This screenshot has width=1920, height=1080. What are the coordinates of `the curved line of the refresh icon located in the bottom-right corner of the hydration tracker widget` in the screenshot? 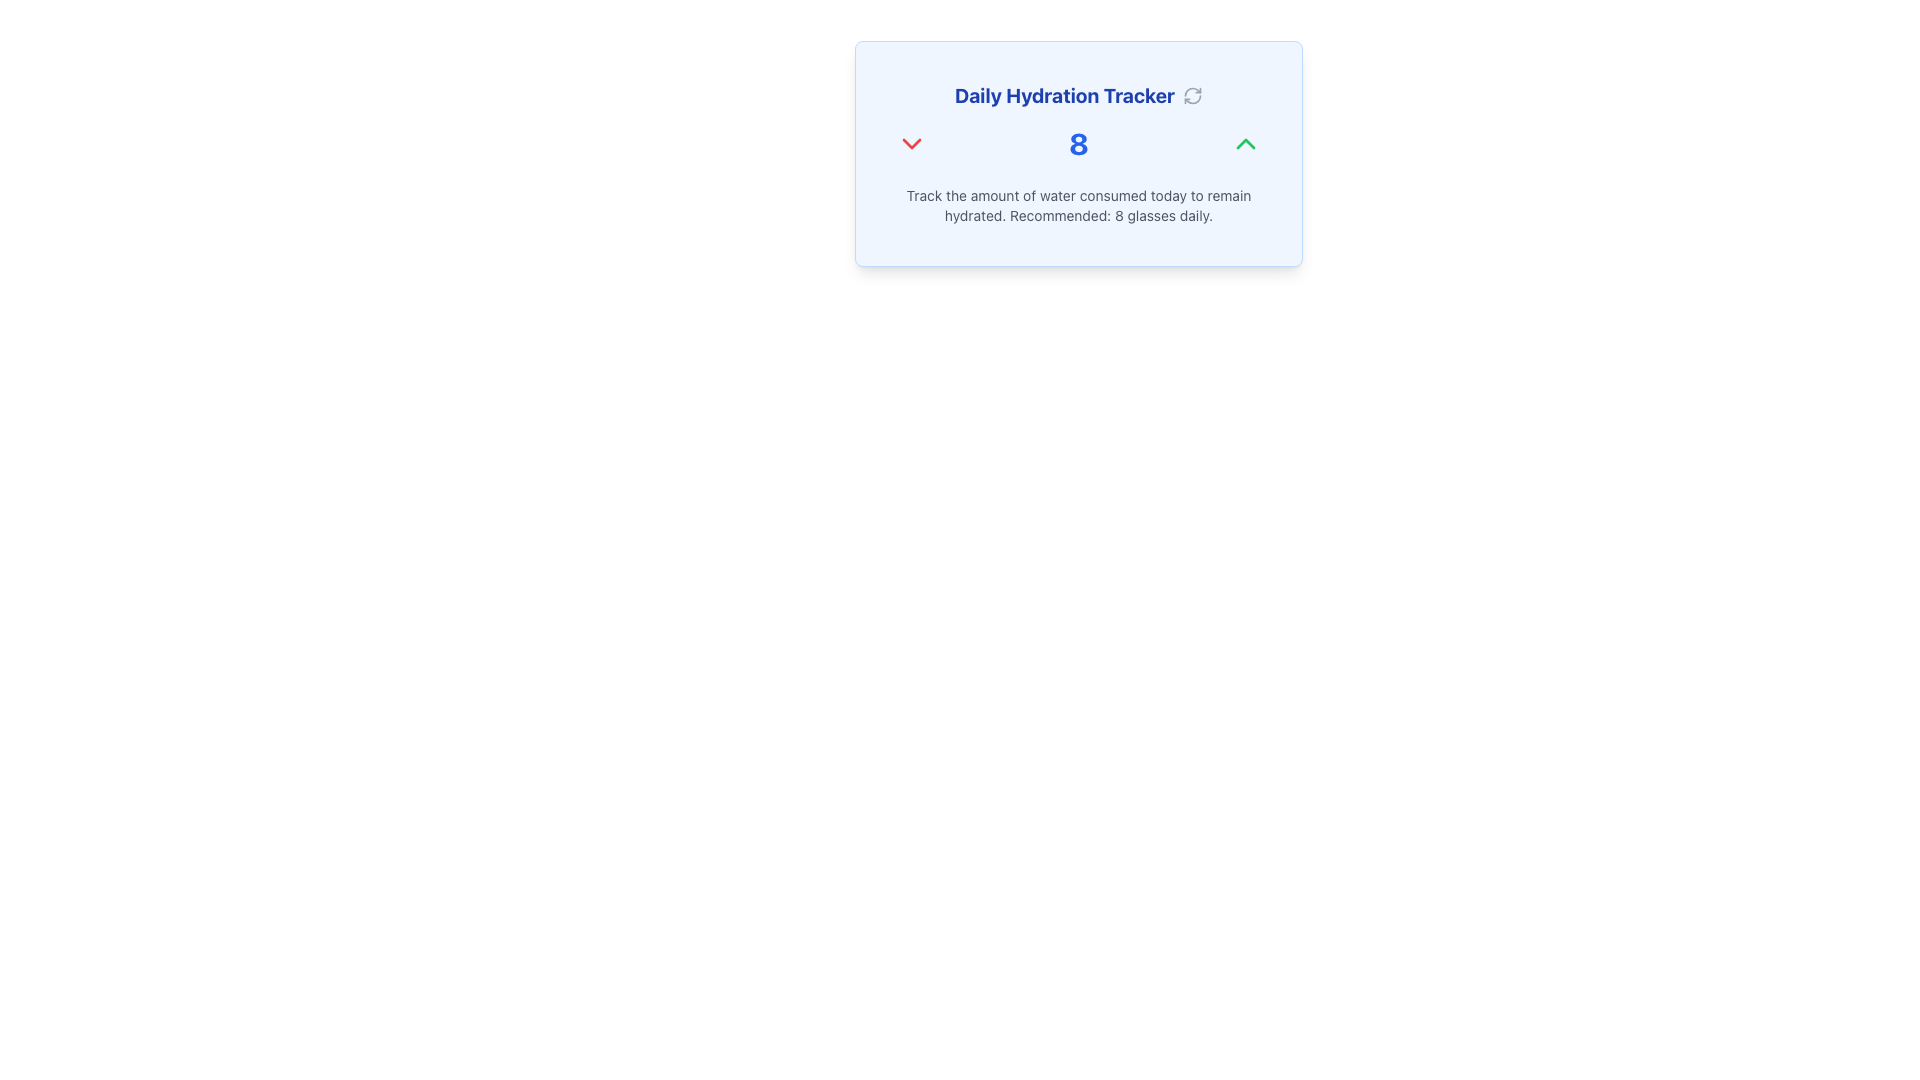 It's located at (1192, 99).